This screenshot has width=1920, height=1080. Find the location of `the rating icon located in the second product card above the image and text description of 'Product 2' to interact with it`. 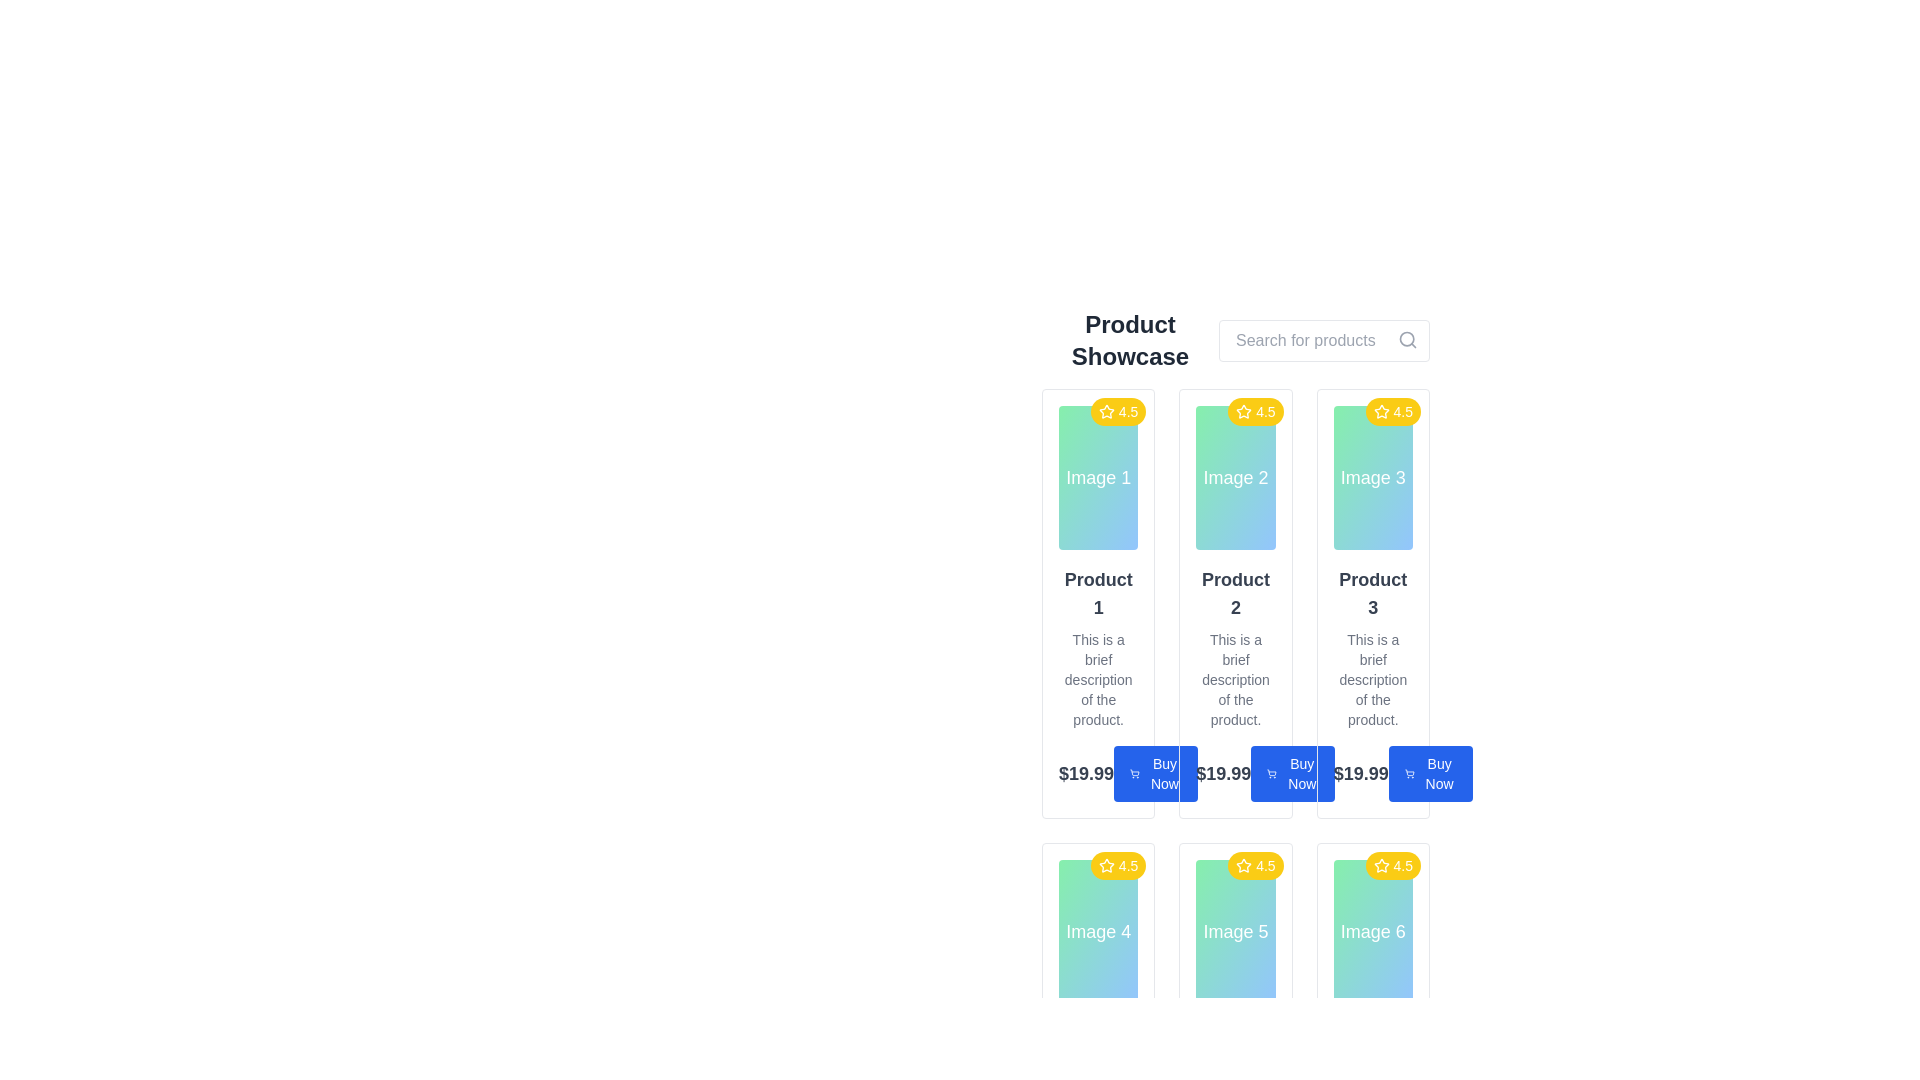

the rating icon located in the second product card above the image and text description of 'Product 2' to interact with it is located at coordinates (1242, 410).